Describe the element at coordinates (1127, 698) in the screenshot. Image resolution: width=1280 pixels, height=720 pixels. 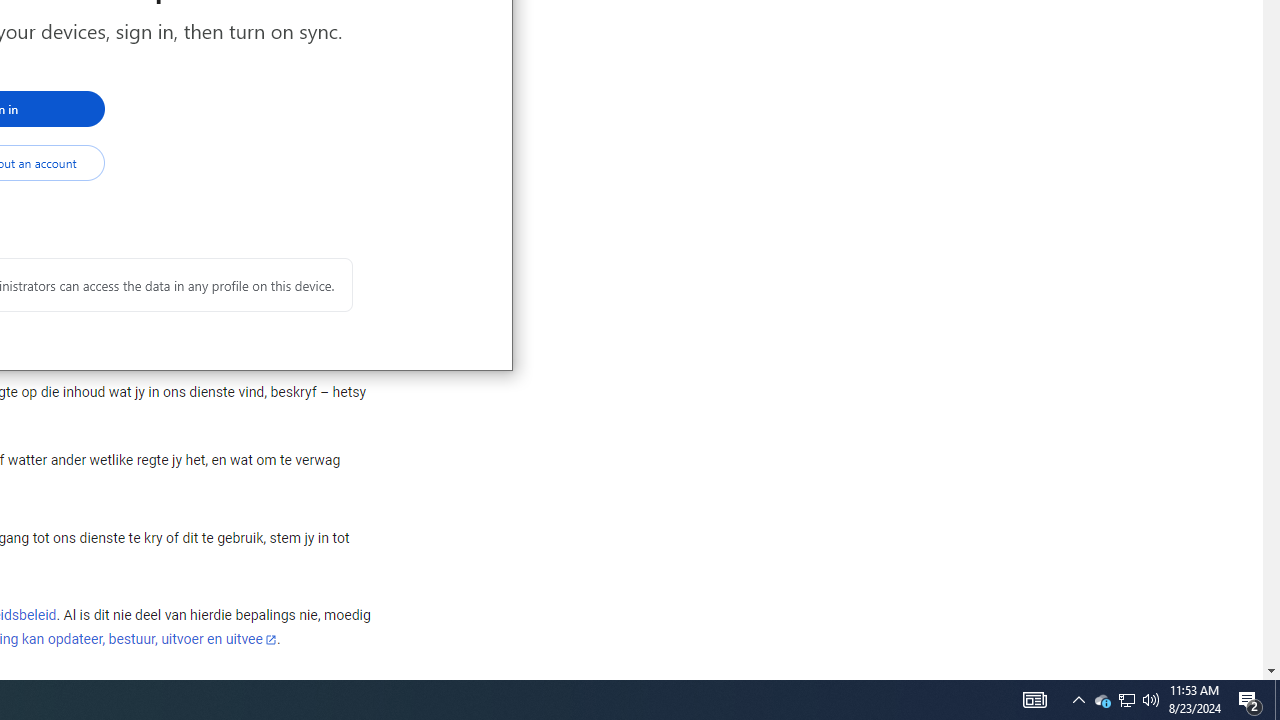
I see `'User Promoted Notification Area'` at that location.